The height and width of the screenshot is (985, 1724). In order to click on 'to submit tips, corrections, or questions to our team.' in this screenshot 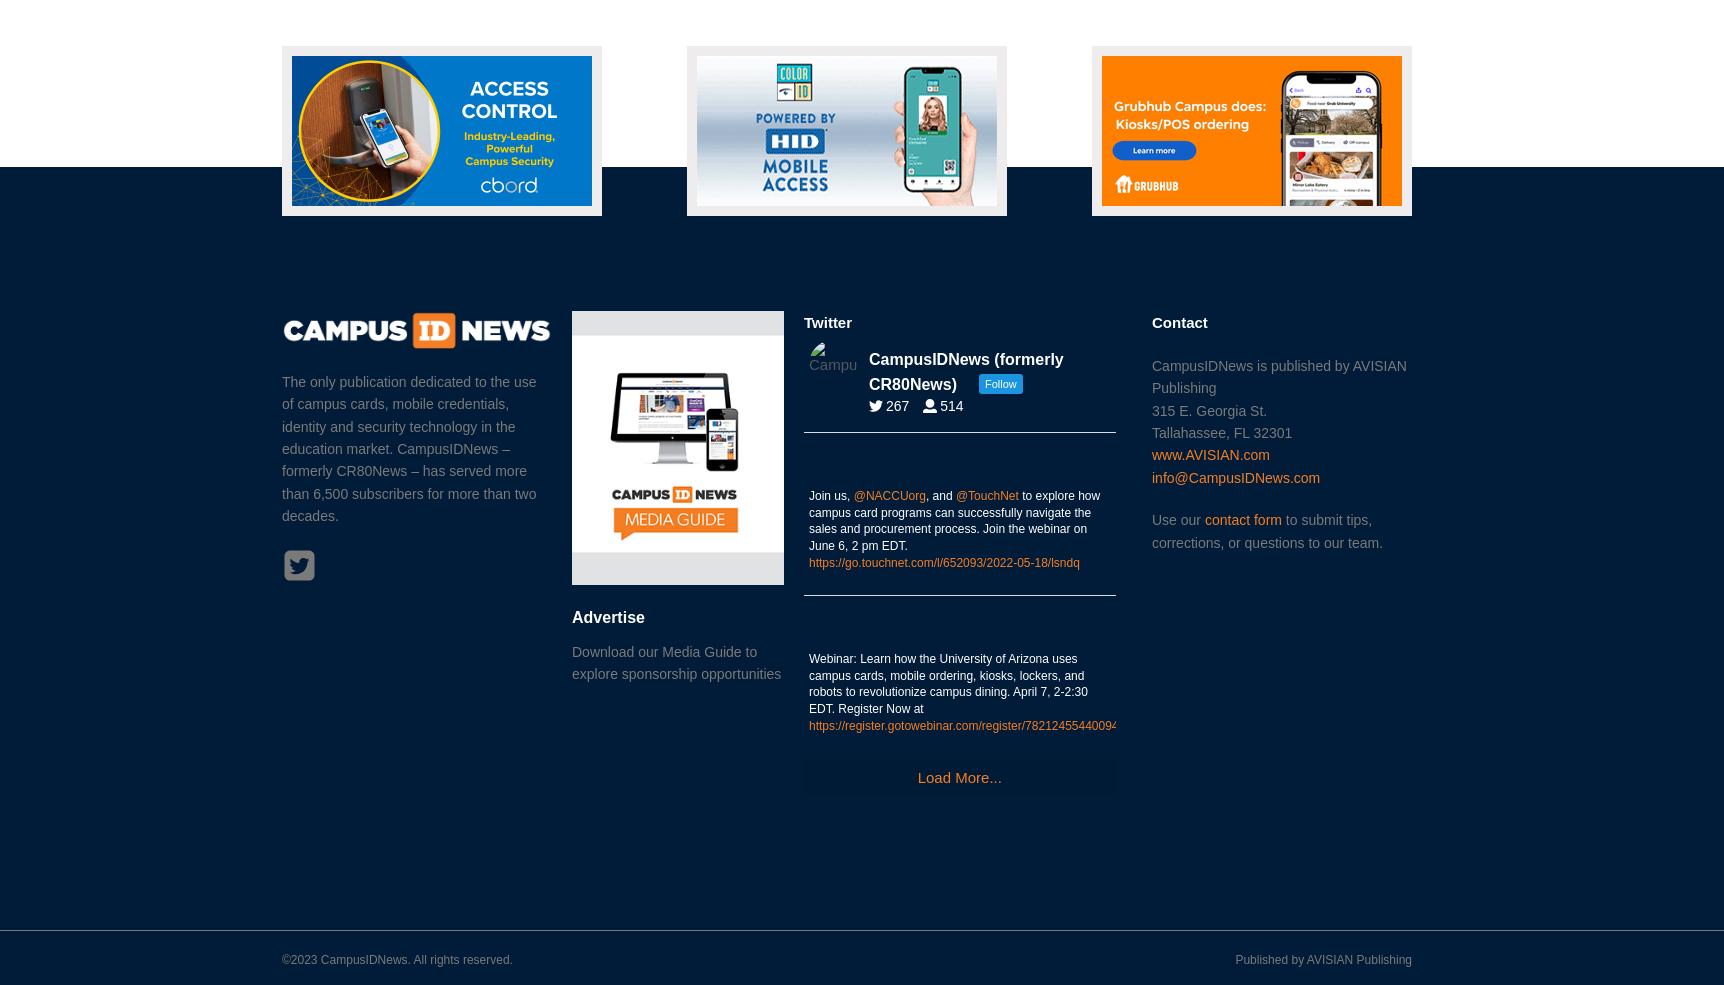, I will do `click(1266, 531)`.